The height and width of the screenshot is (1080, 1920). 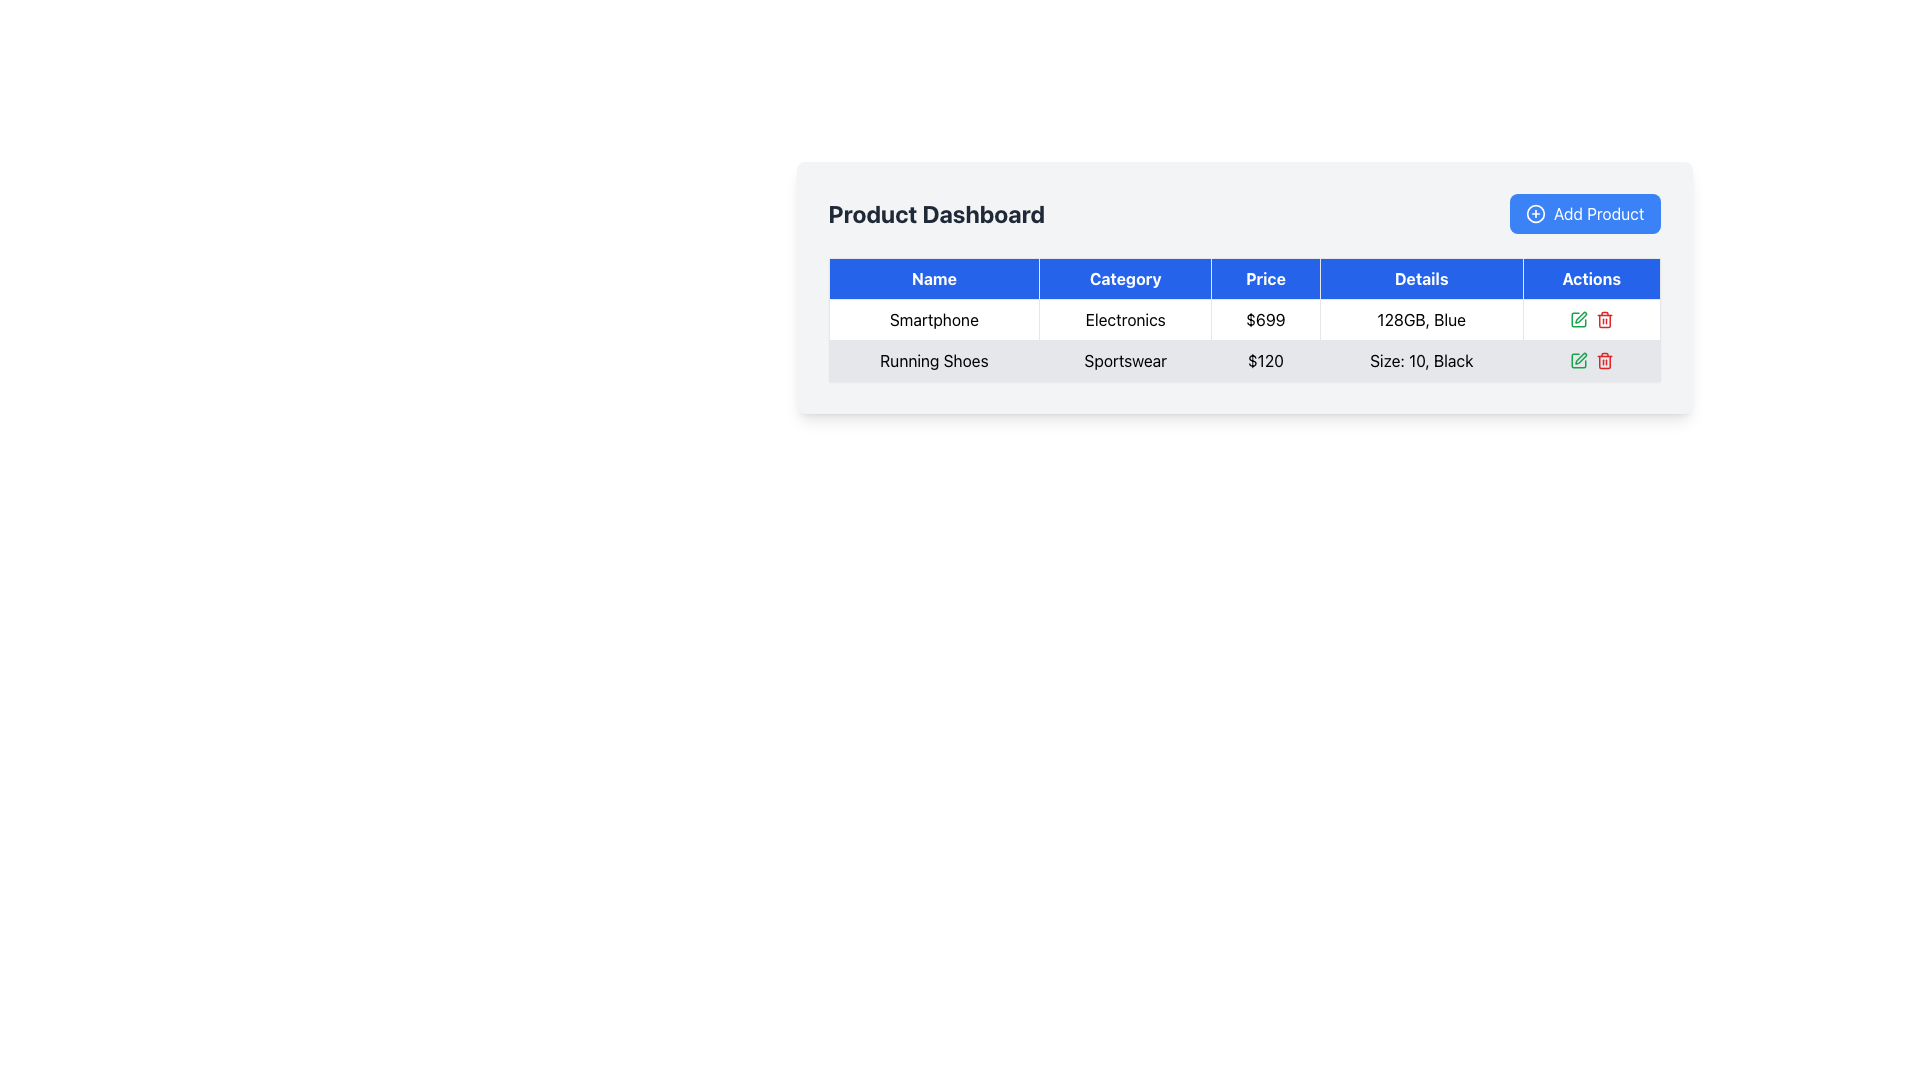 I want to click on the first column header cell of the table, which indicates the names of items listed in the table, so click(x=933, y=278).